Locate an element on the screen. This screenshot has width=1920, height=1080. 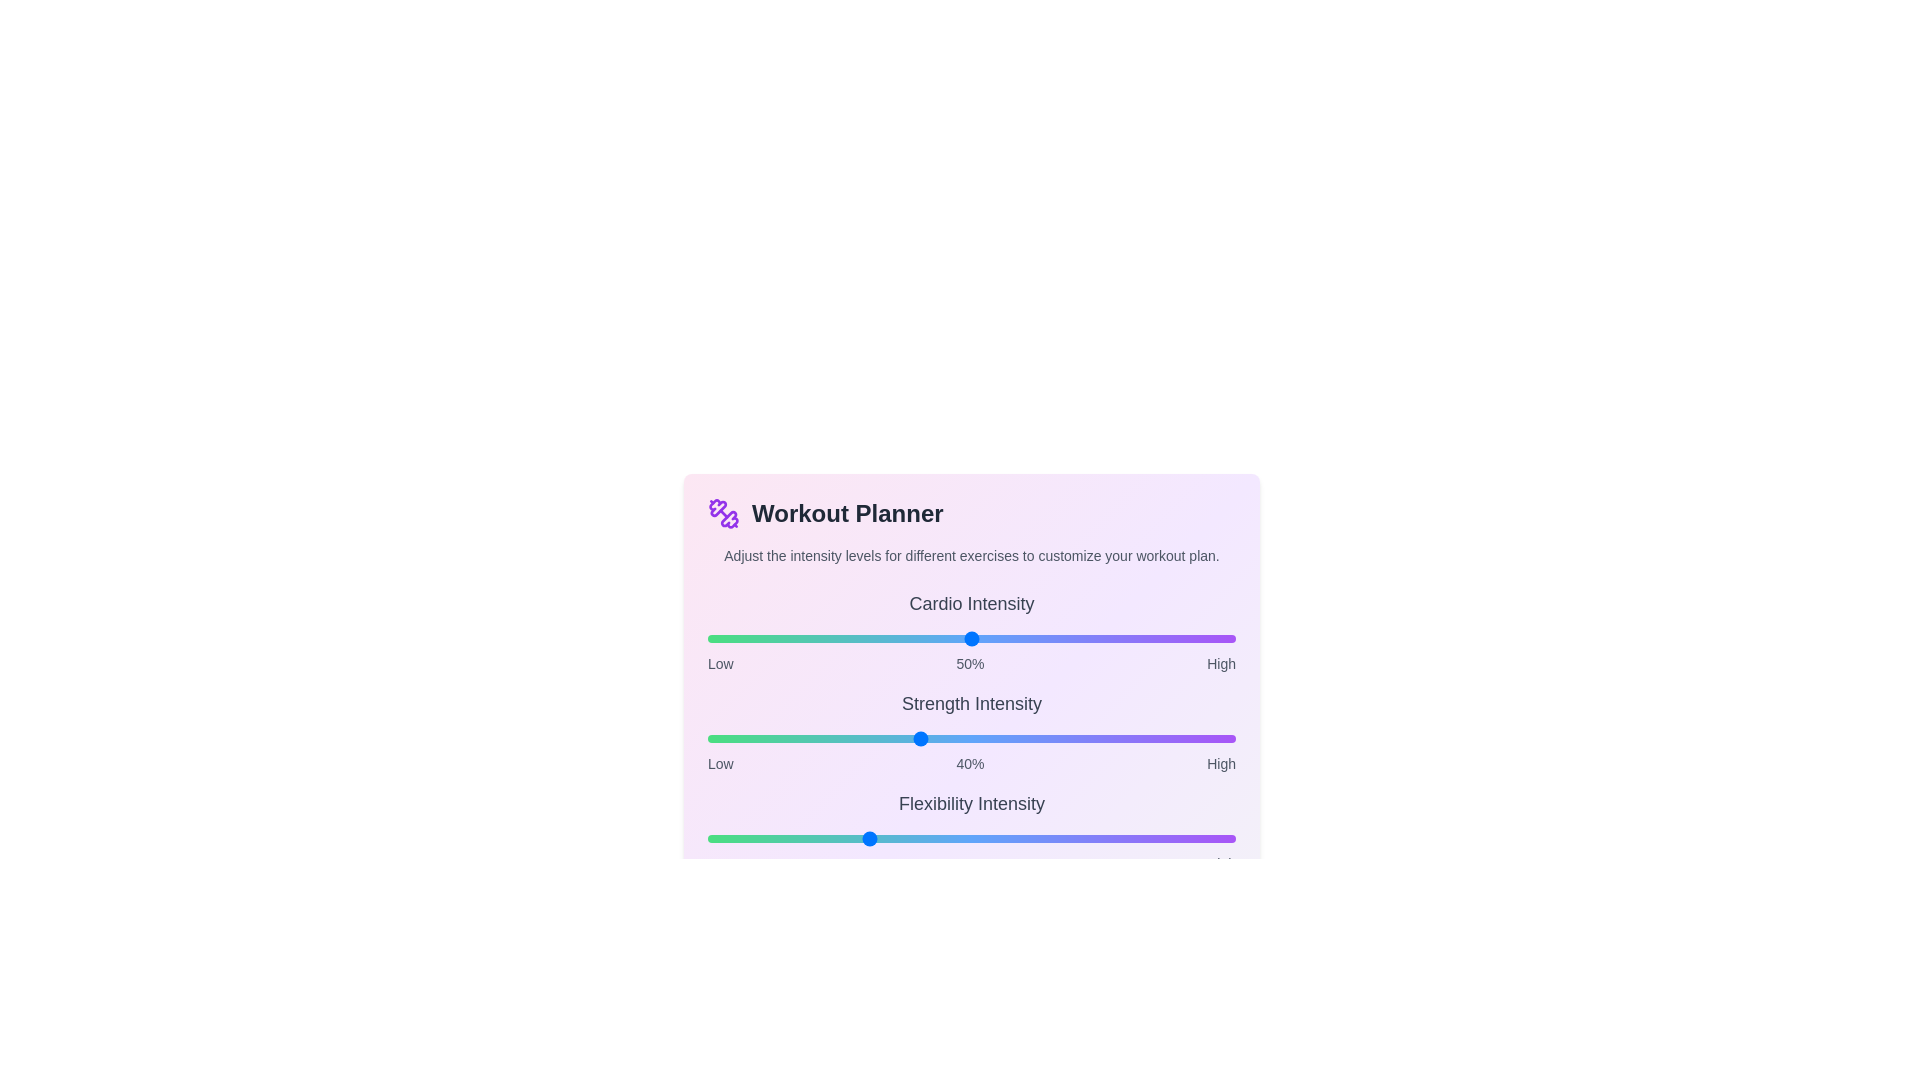
the intensity of the 2 slider to 85% is located at coordinates (1156, 839).